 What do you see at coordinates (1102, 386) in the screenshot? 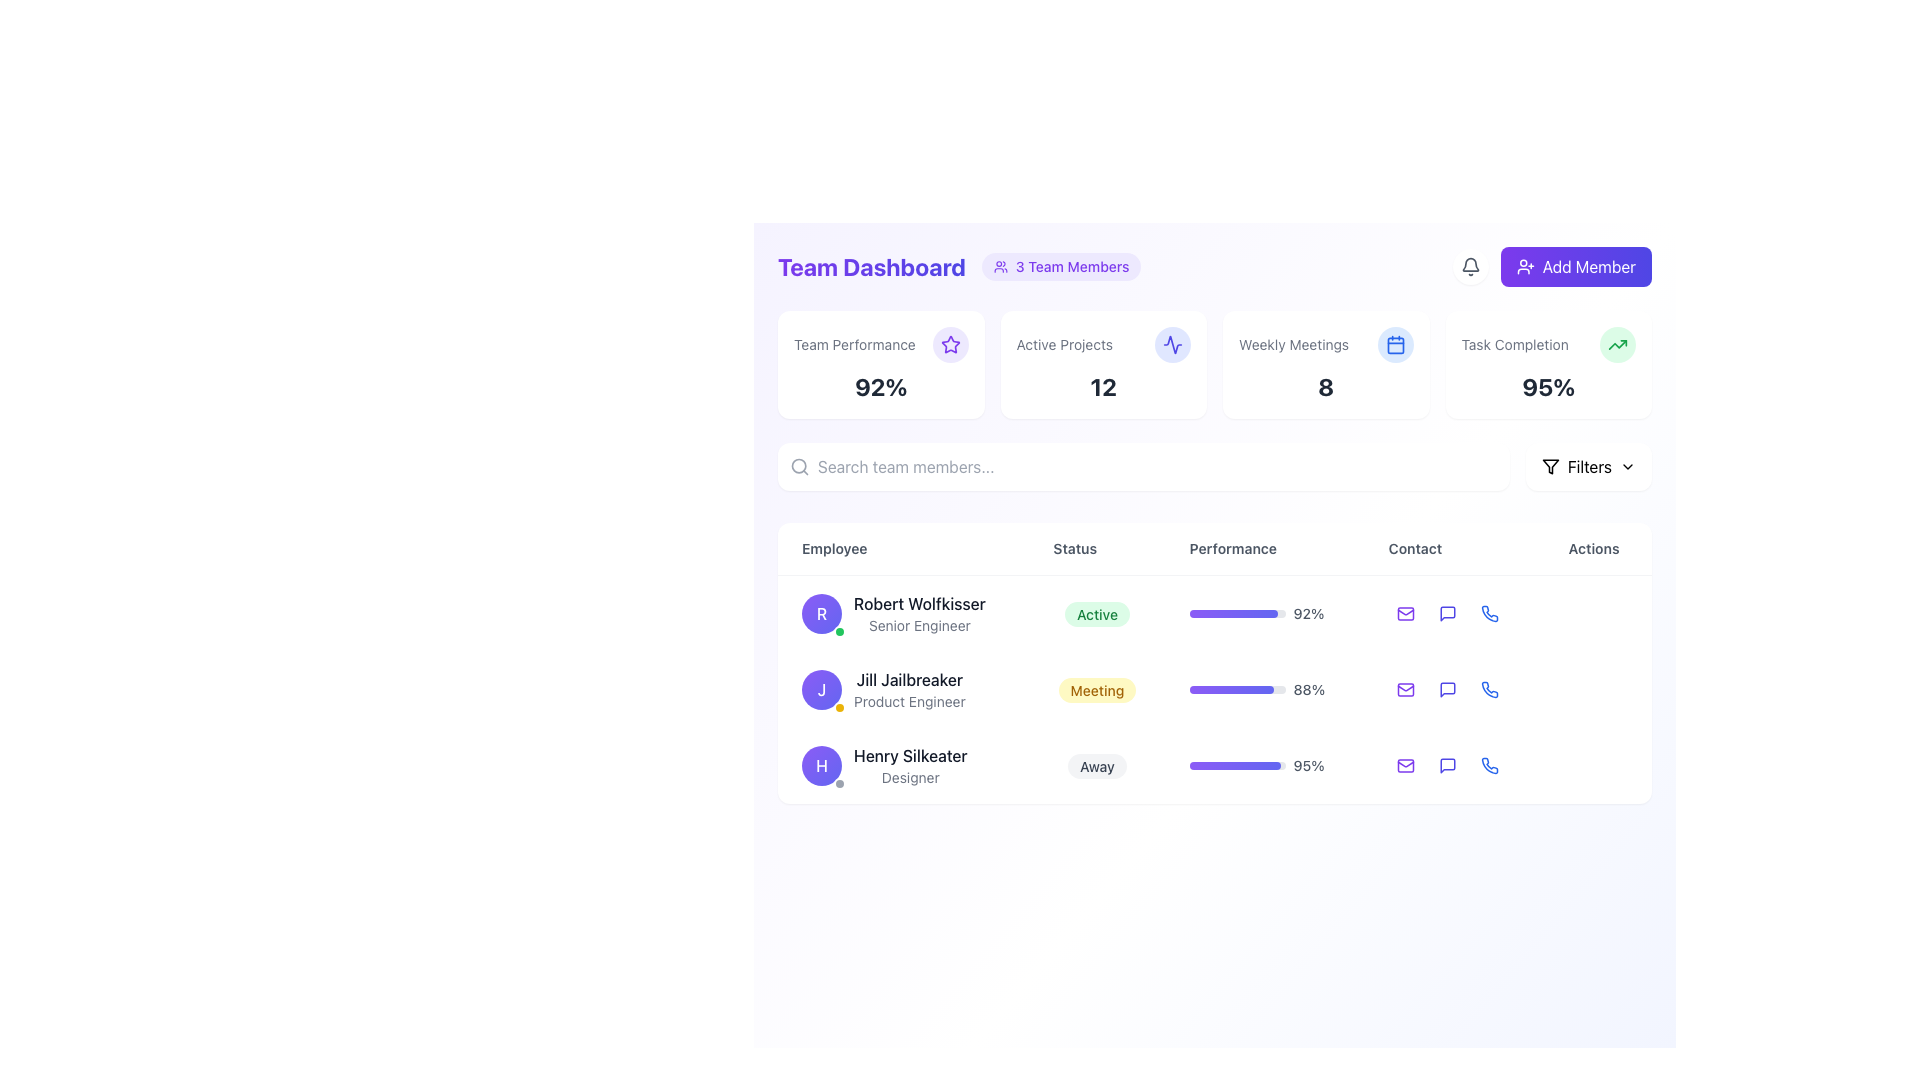
I see `the numeric '12' that displays the count of active projects, located beneath the 'Active Projects' label in the second summary card` at bounding box center [1102, 386].